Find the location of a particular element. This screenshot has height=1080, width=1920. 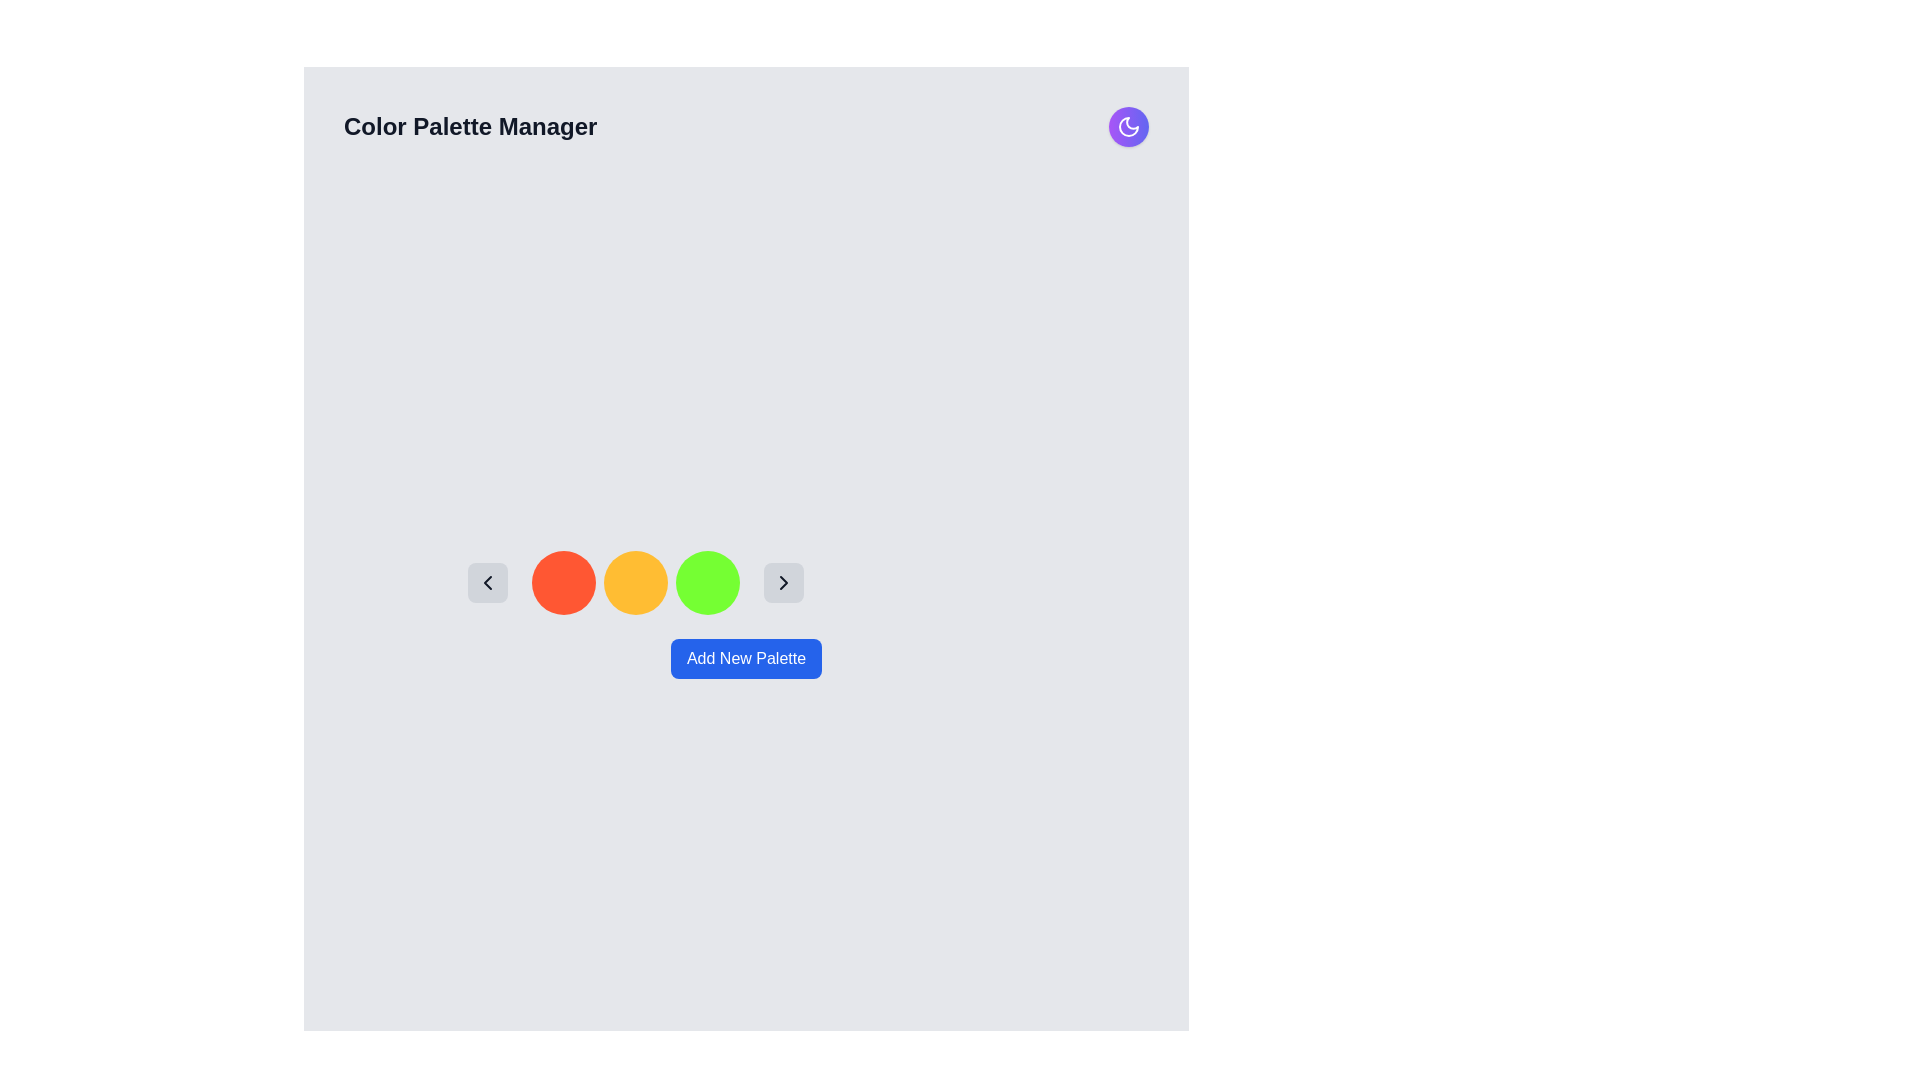

the crescent moon icon button outlined in a gradient-filled circle is located at coordinates (1128, 127).